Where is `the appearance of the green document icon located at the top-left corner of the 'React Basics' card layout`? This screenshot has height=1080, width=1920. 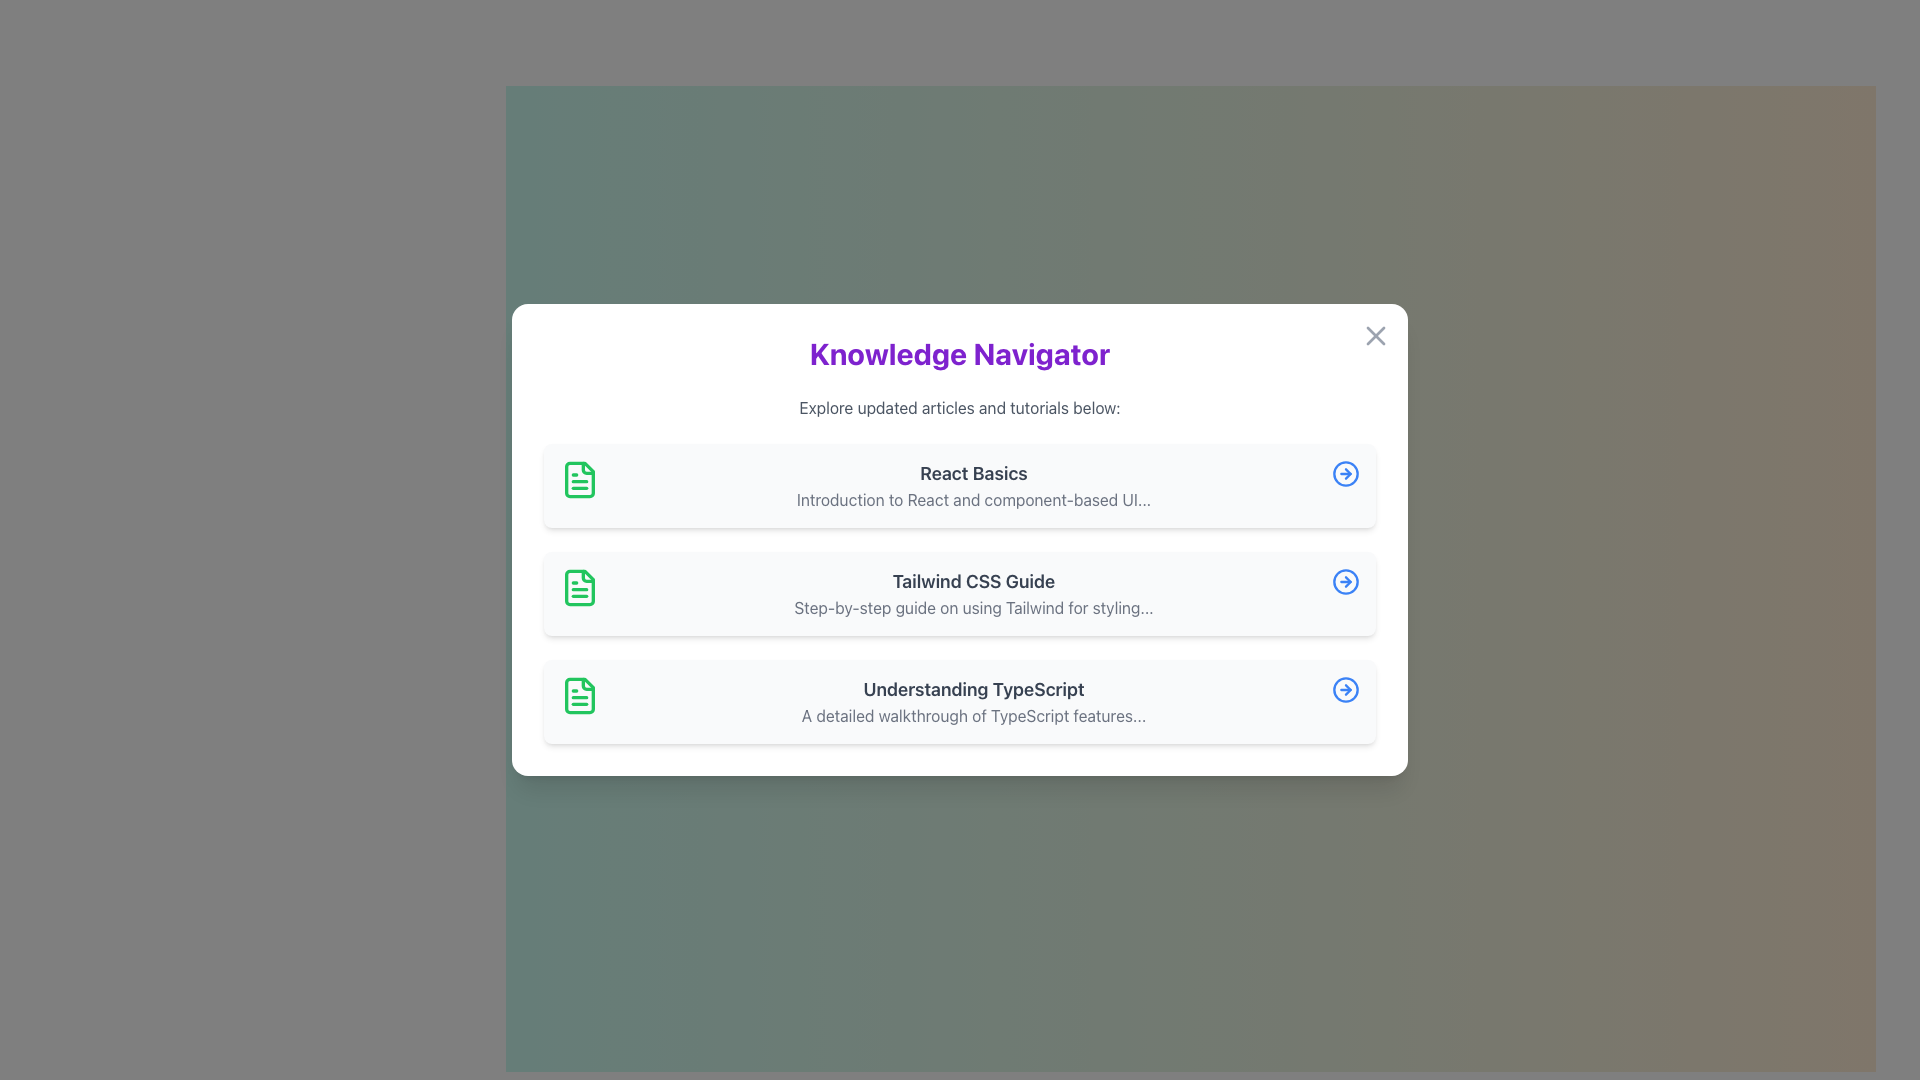
the appearance of the green document icon located at the top-left corner of the 'React Basics' card layout is located at coordinates (579, 479).